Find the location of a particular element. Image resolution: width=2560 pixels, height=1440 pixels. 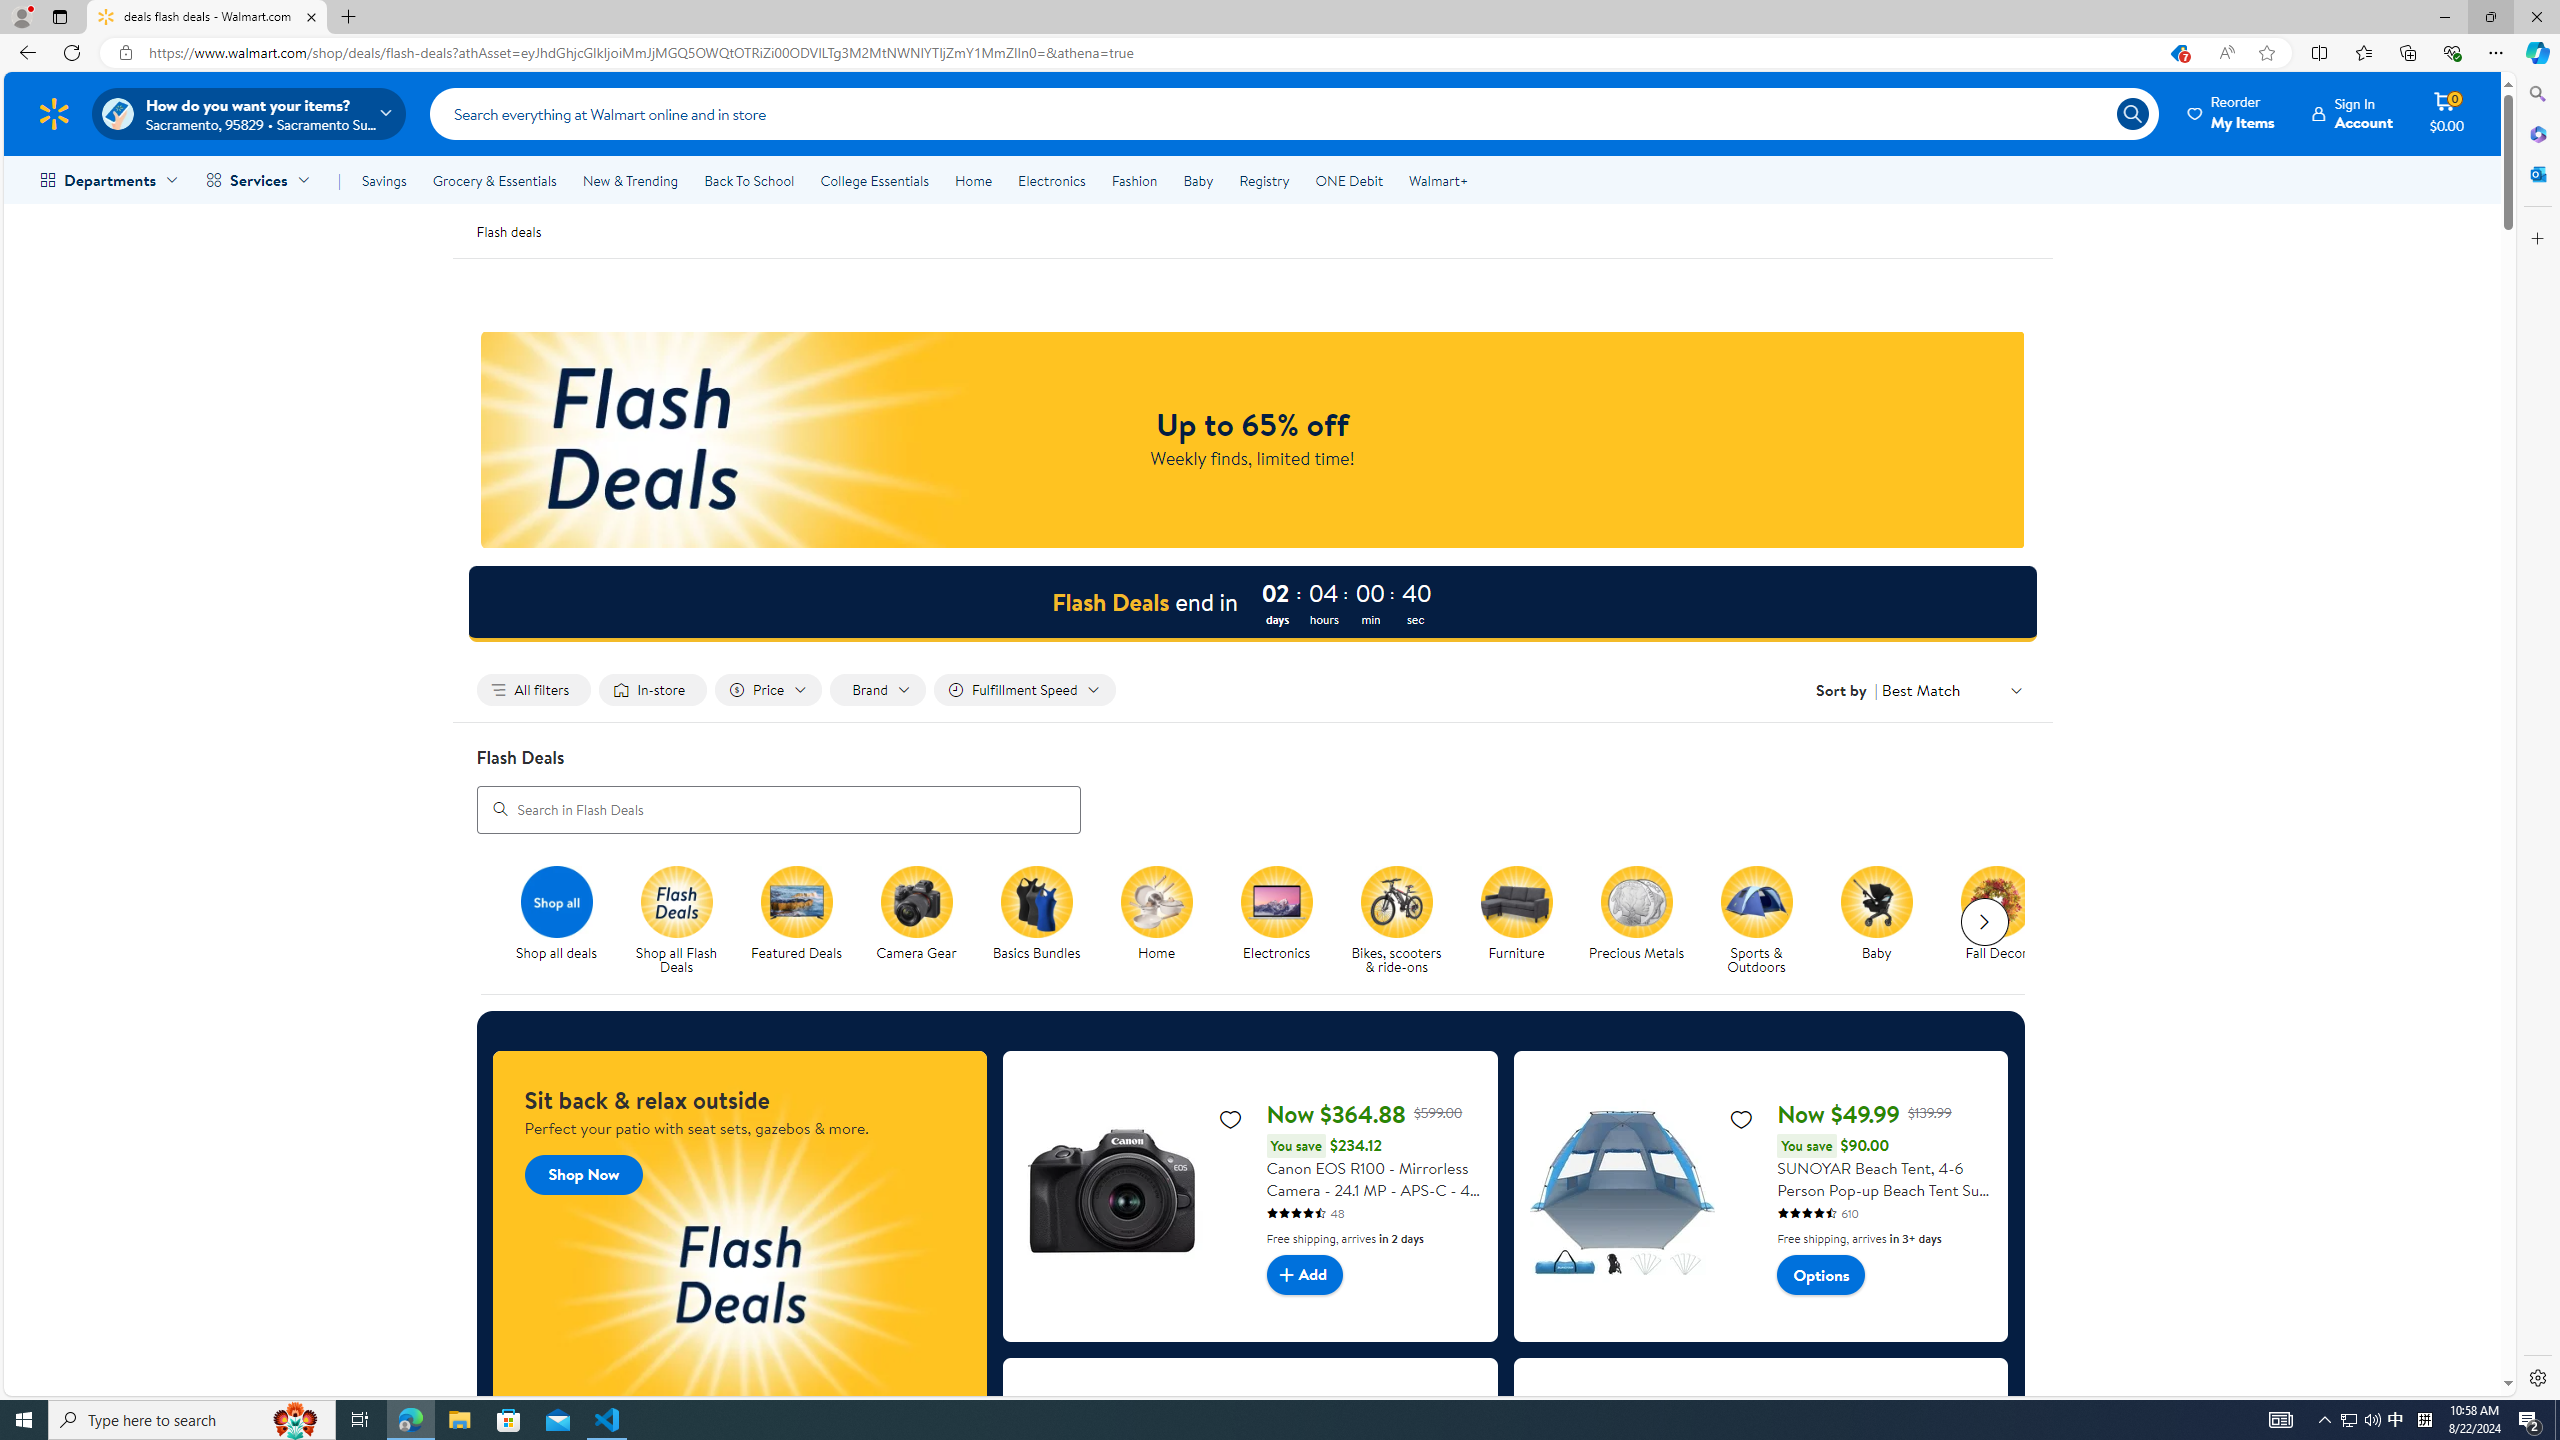

'Search in Flash Deals' is located at coordinates (778, 808).